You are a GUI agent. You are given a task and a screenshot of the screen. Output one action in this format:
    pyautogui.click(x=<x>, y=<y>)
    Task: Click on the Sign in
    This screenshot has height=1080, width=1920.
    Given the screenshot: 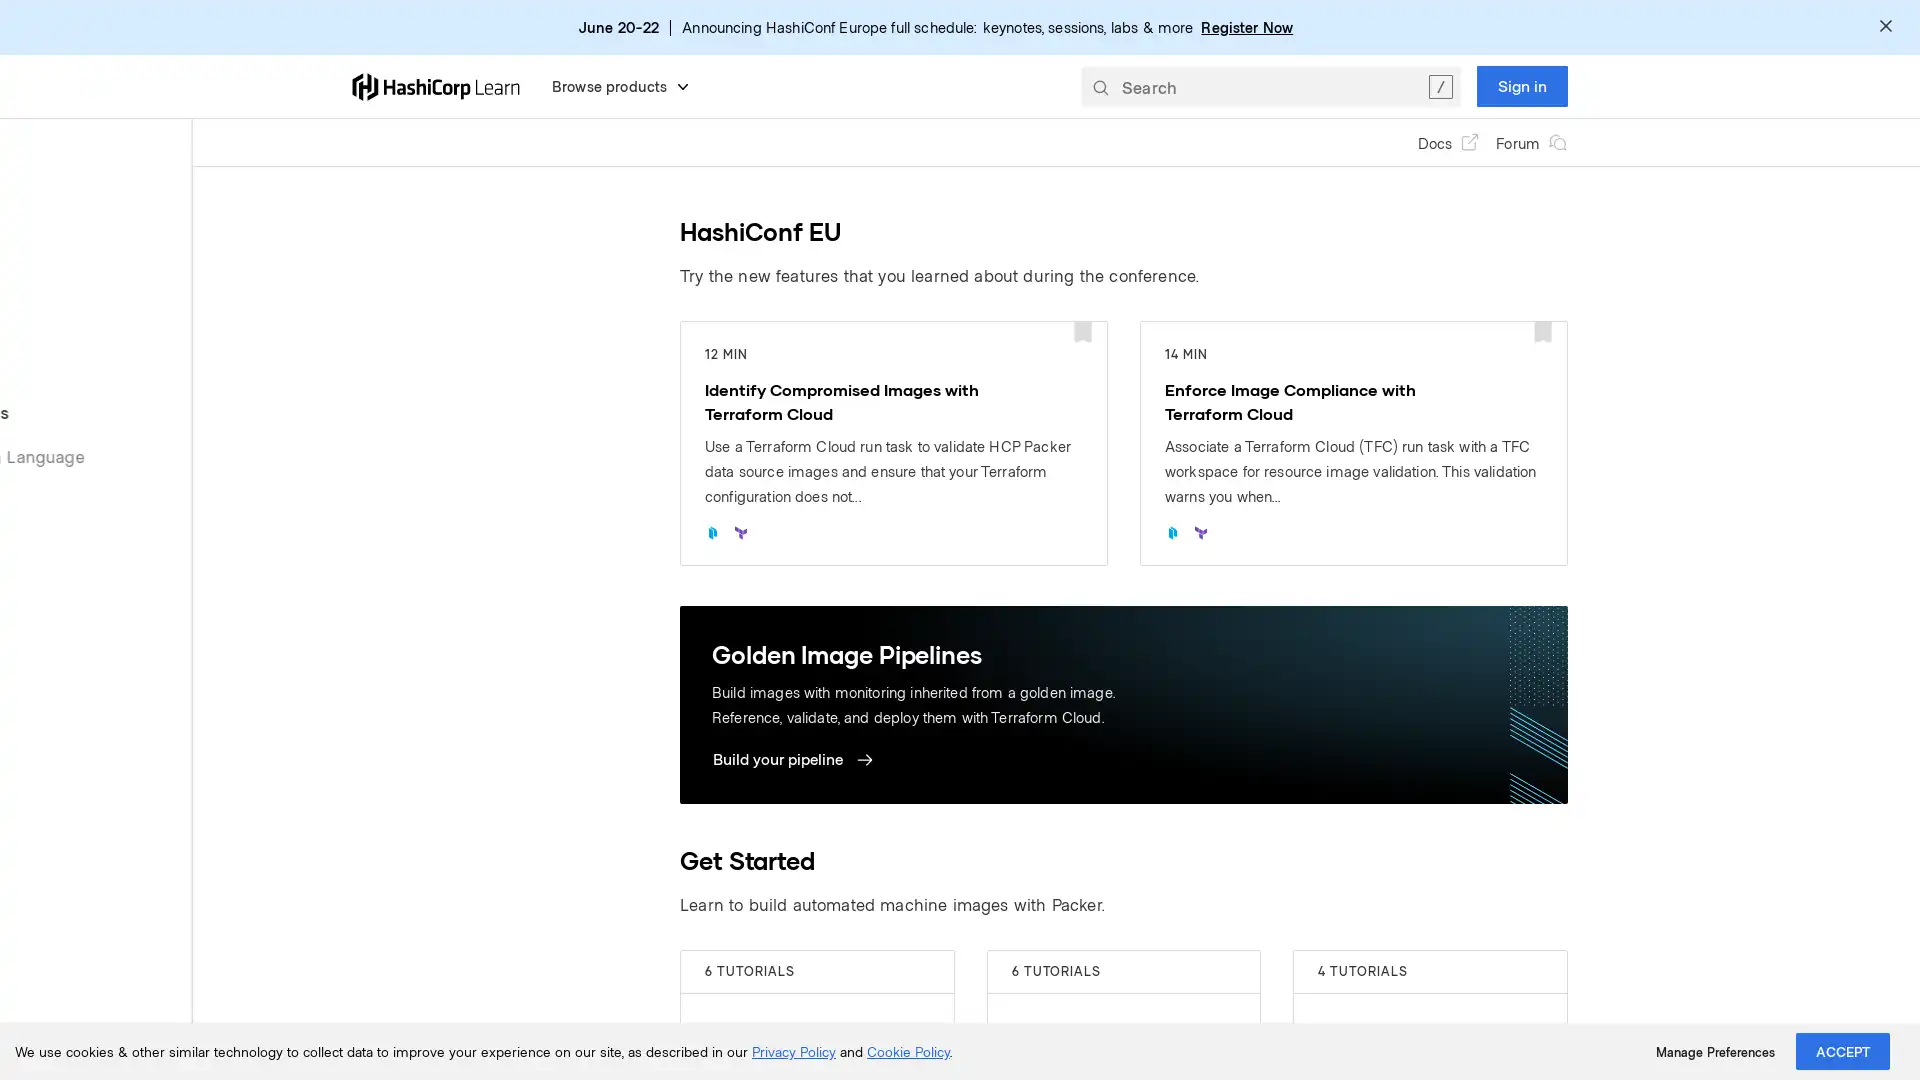 What is the action you would take?
    pyautogui.click(x=1521, y=84)
    